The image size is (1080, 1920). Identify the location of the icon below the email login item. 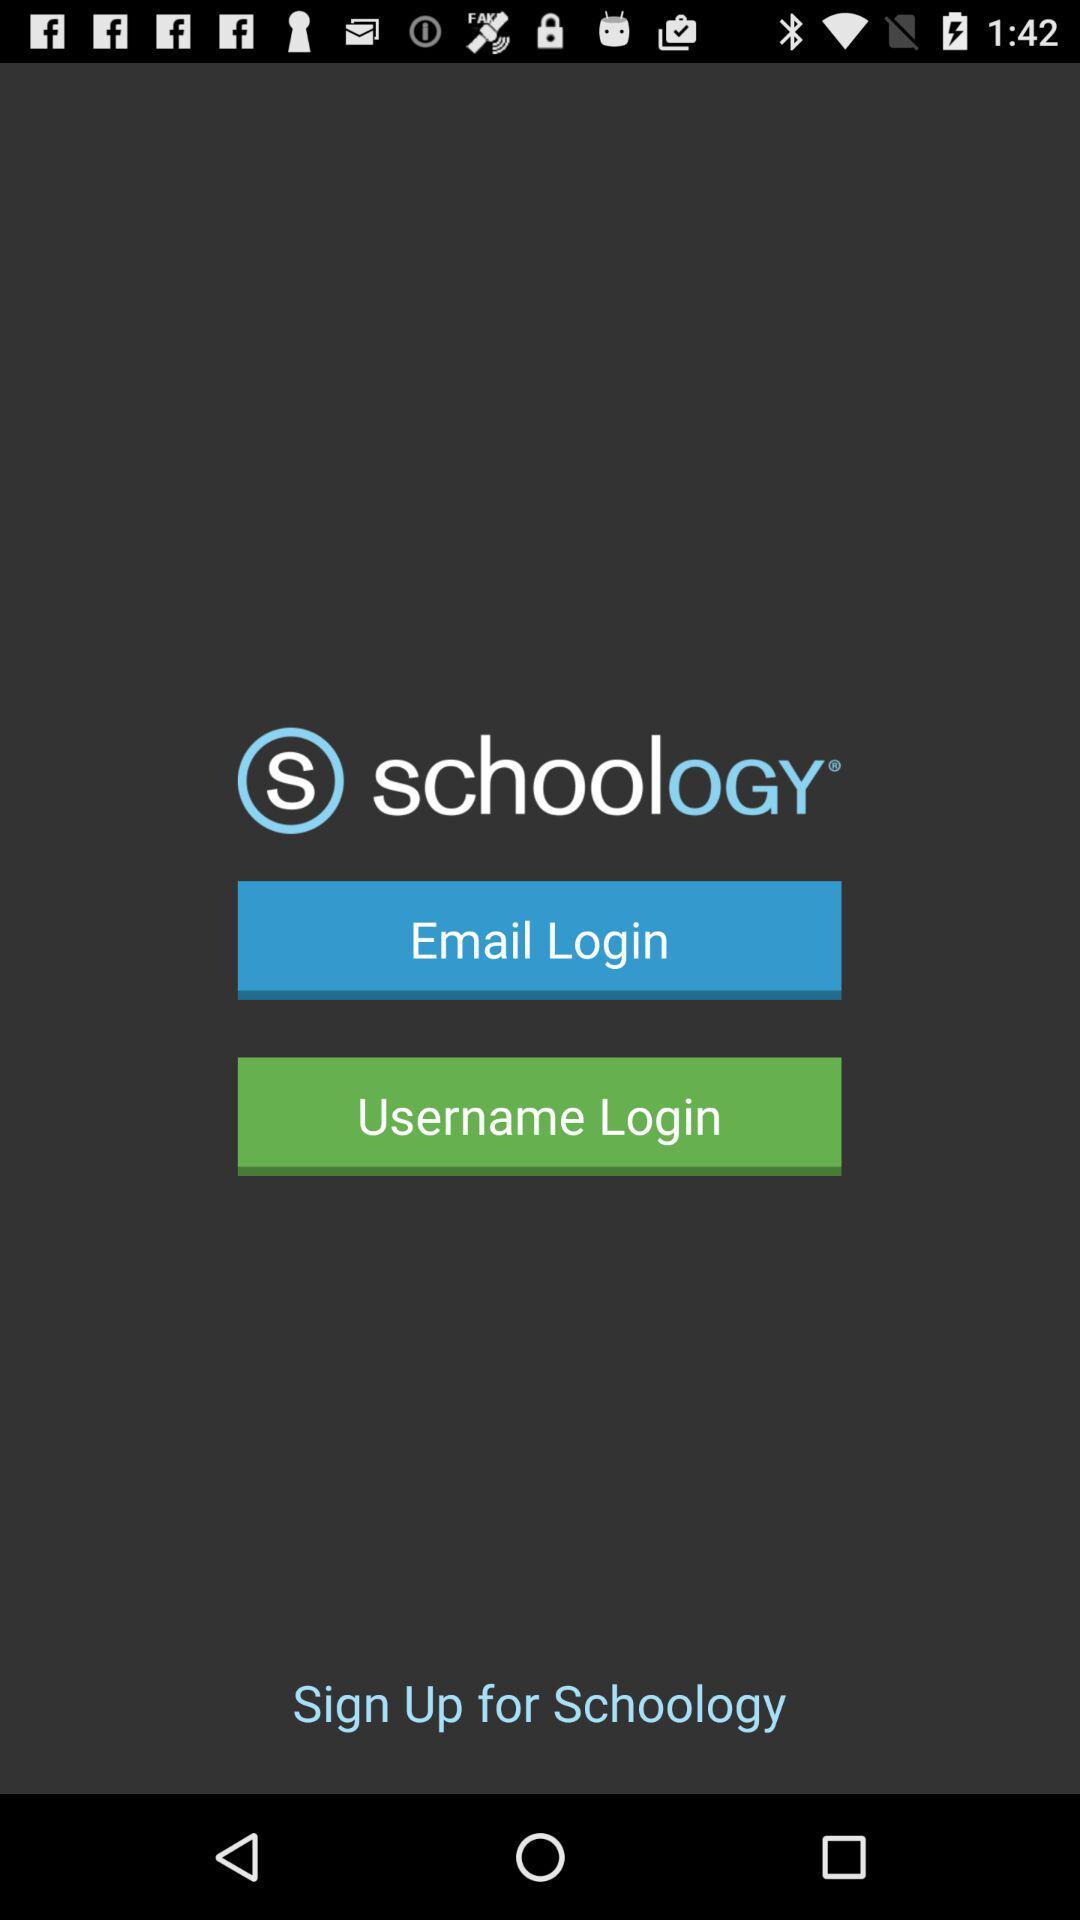
(538, 1115).